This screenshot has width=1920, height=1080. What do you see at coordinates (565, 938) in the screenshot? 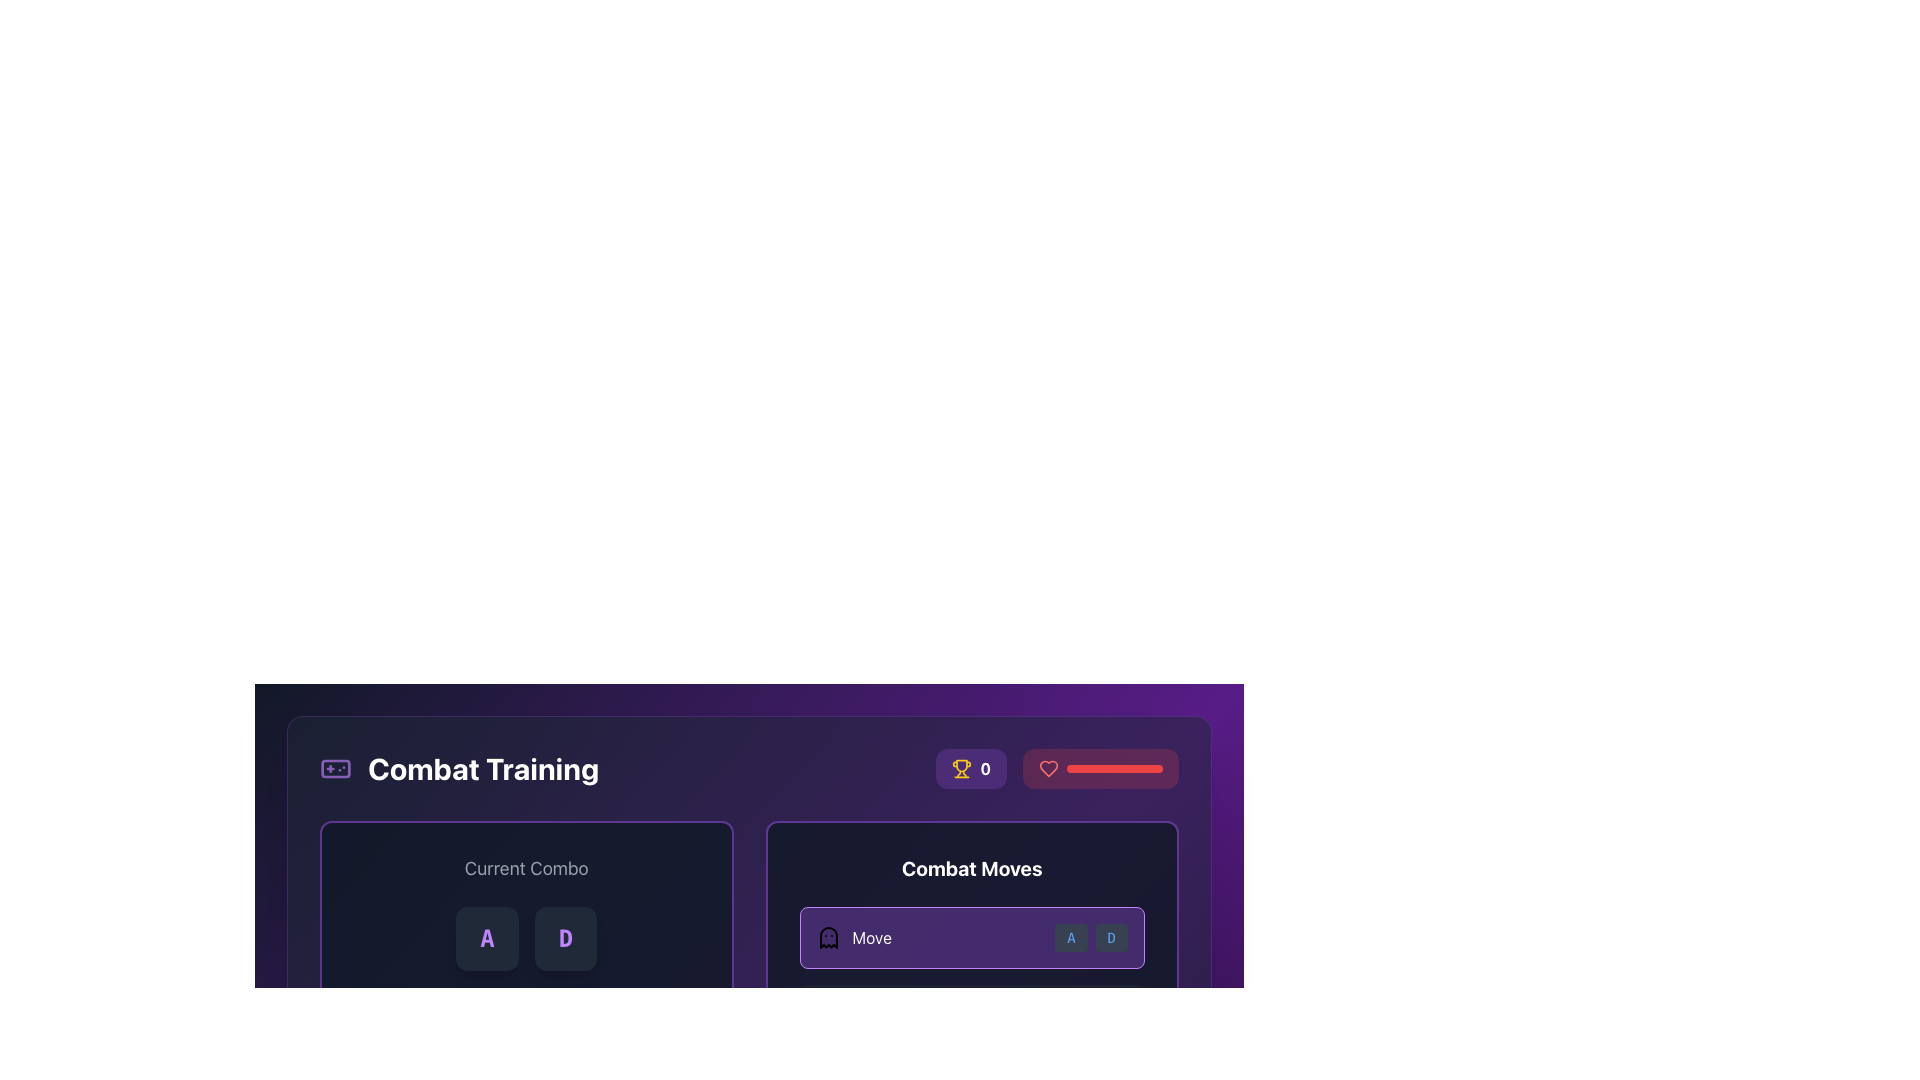
I see `the second button labeled 'D' located under 'Current Combo' in the bottom-center of the interface` at bounding box center [565, 938].